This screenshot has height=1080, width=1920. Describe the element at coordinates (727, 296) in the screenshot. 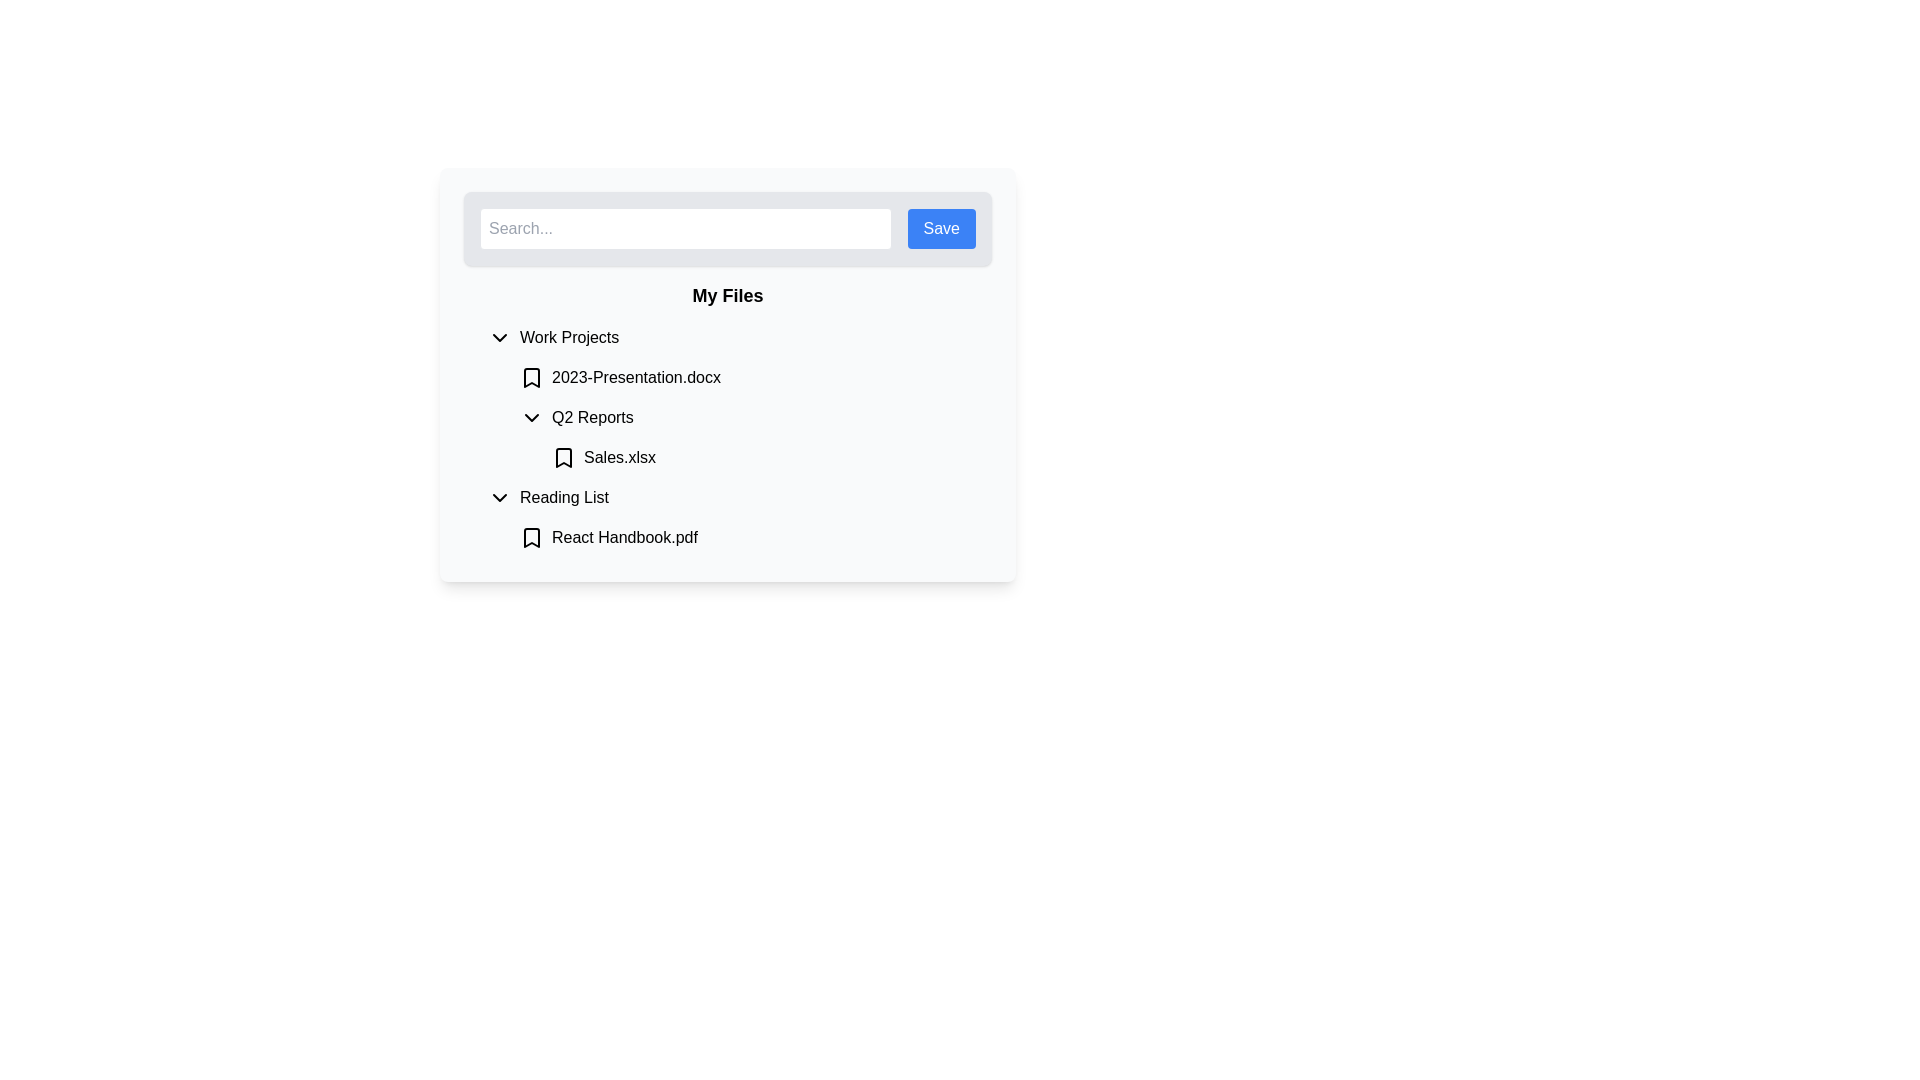

I see `the 'My Files' static text element, which is centrally located below the search bar and above the list of categorized items, styled in bold and larger font` at that location.